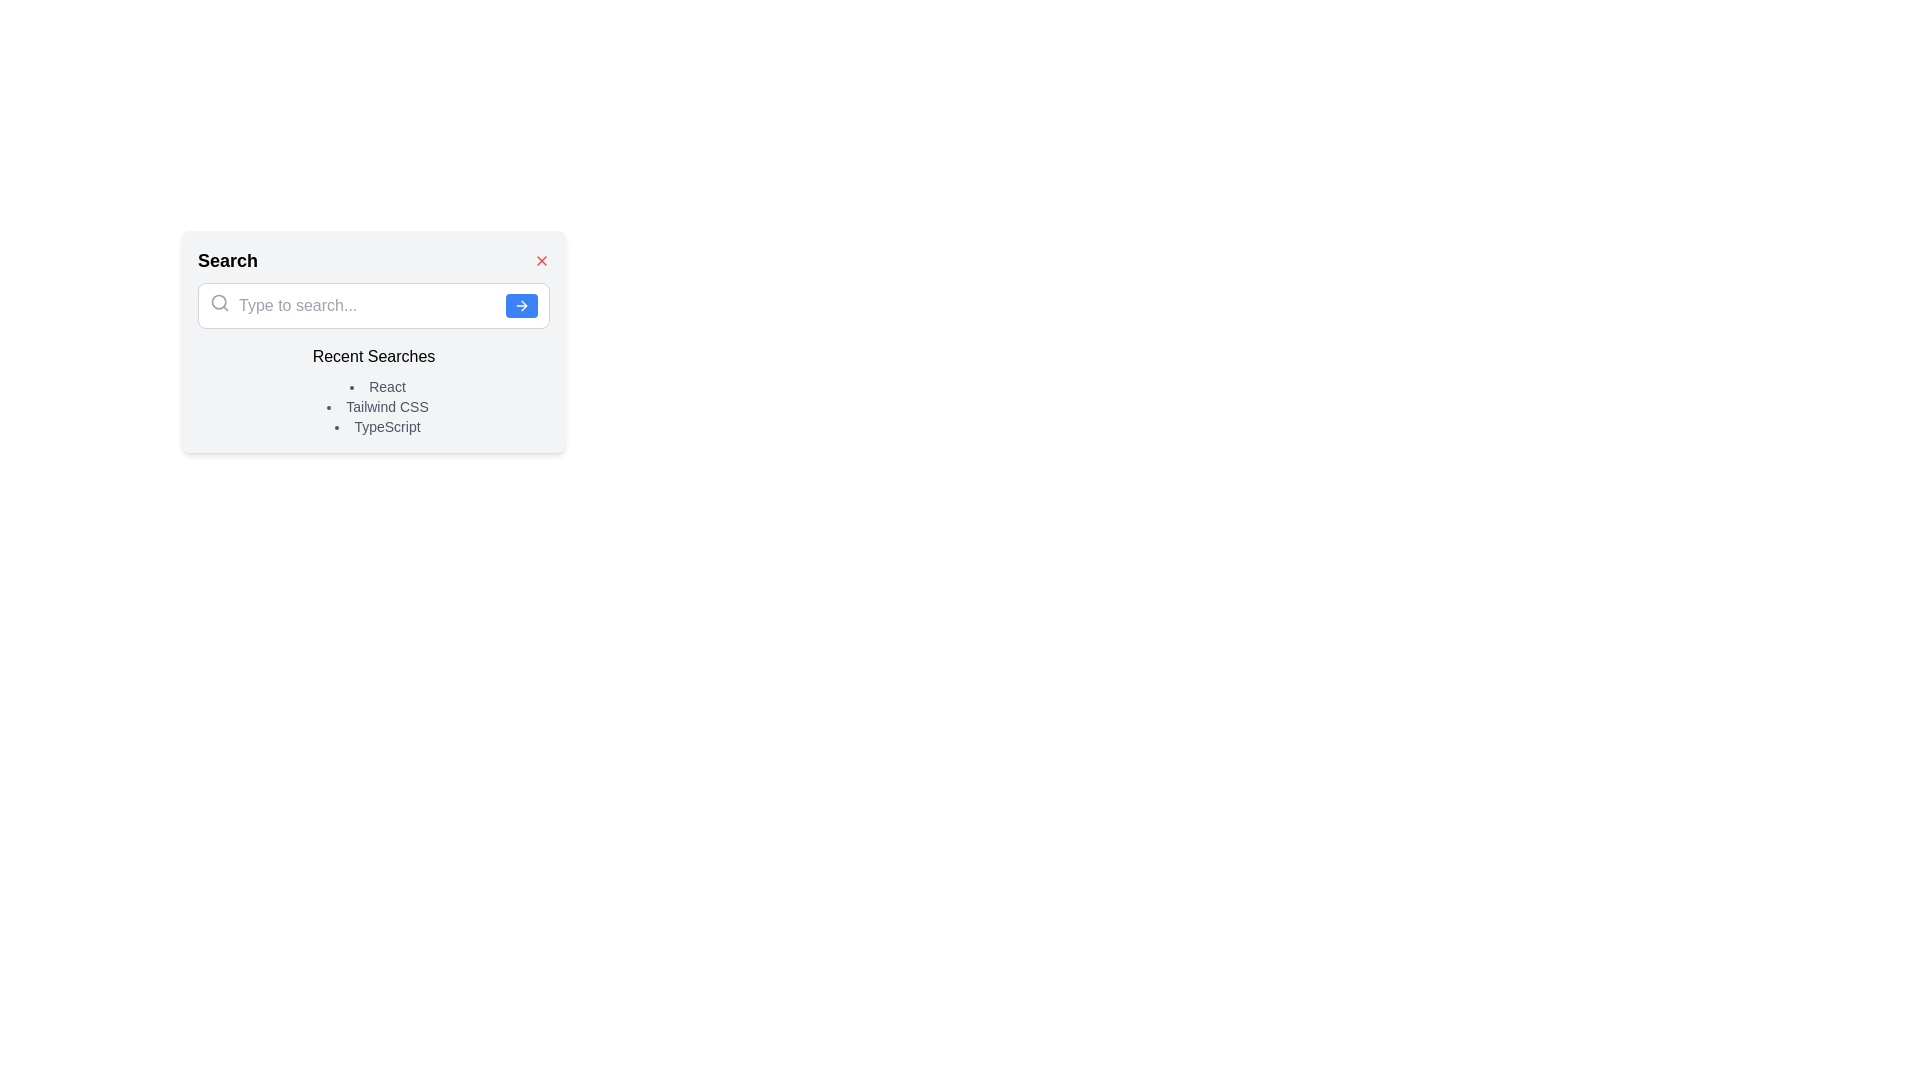  Describe the element at coordinates (219, 302) in the screenshot. I see `the Iconographic Circle, which visually represents a magnifying glass used as a search icon, positioned towards its center` at that location.